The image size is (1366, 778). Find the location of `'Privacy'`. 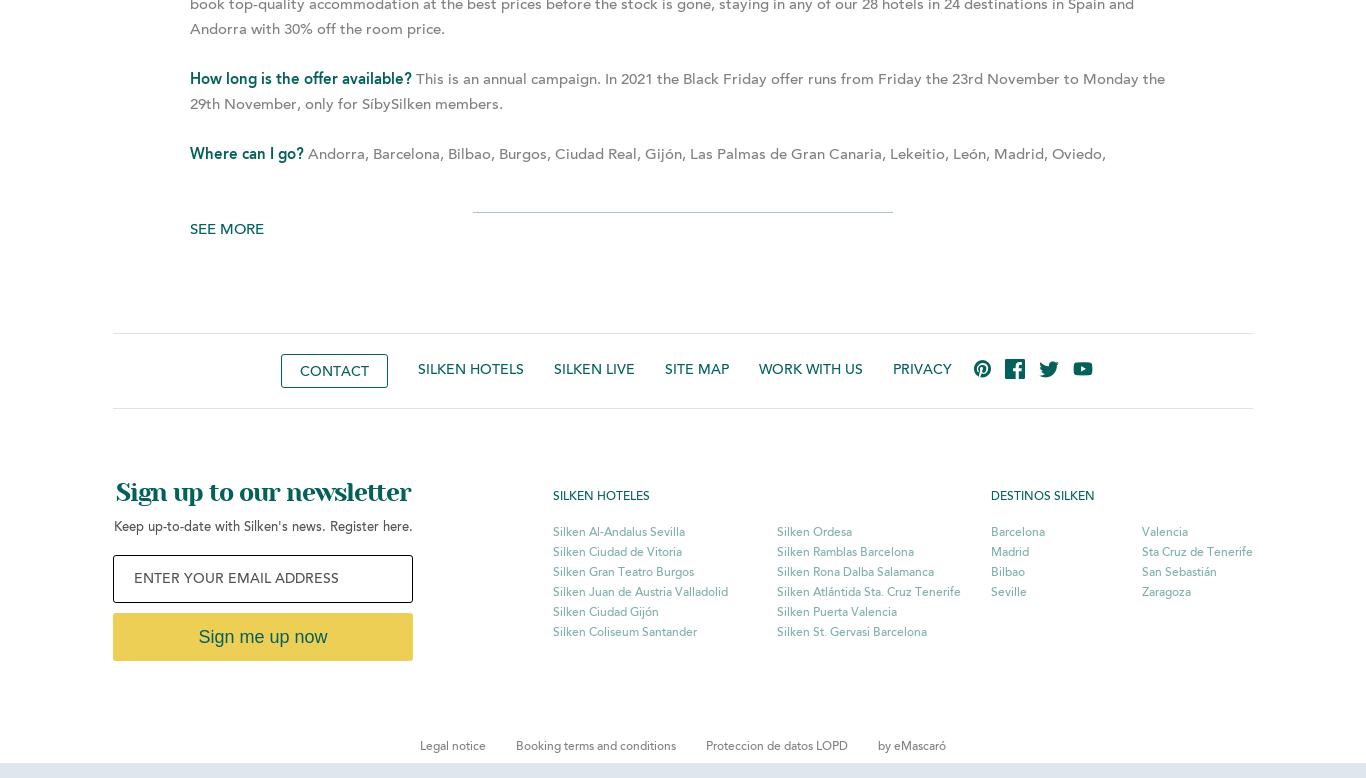

'Privacy' is located at coordinates (922, 369).